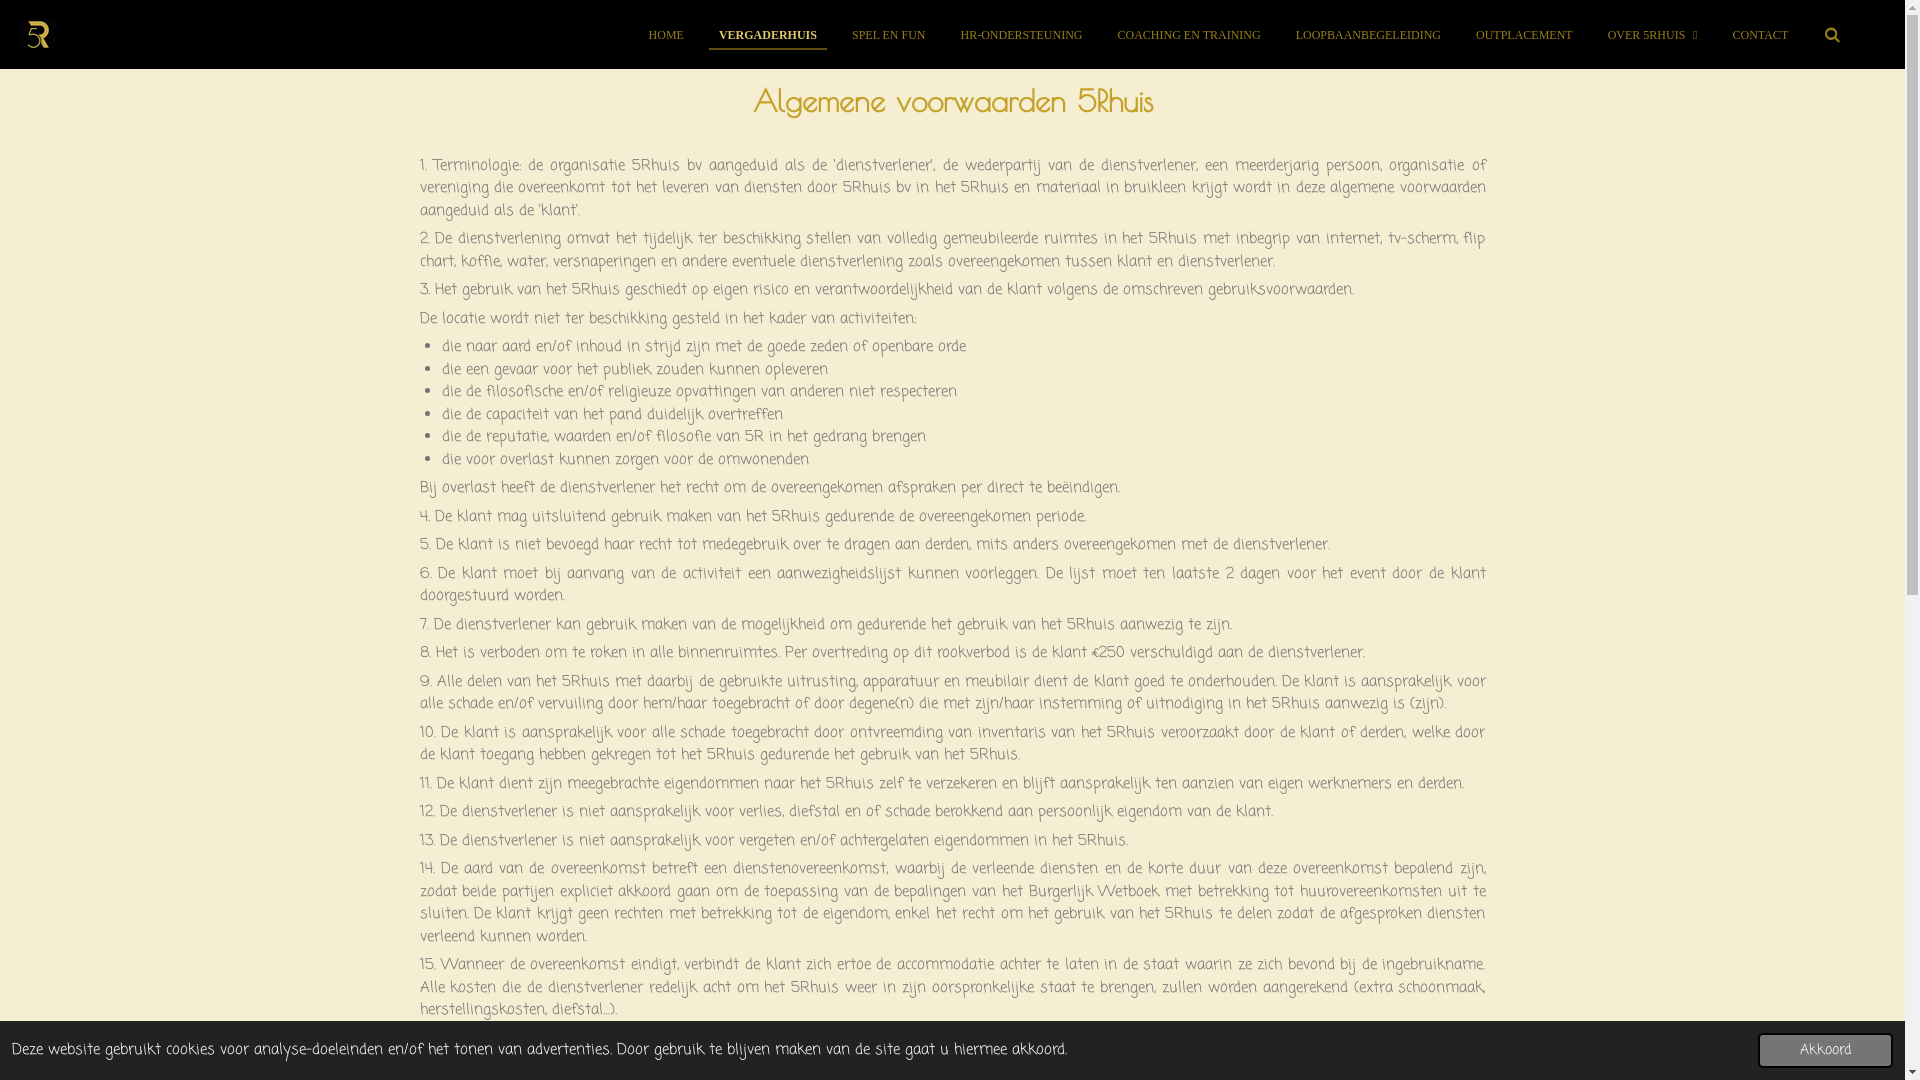 This screenshot has height=1080, width=1920. What do you see at coordinates (1367, 34) in the screenshot?
I see `'LOOPBAANBEGELEIDING'` at bounding box center [1367, 34].